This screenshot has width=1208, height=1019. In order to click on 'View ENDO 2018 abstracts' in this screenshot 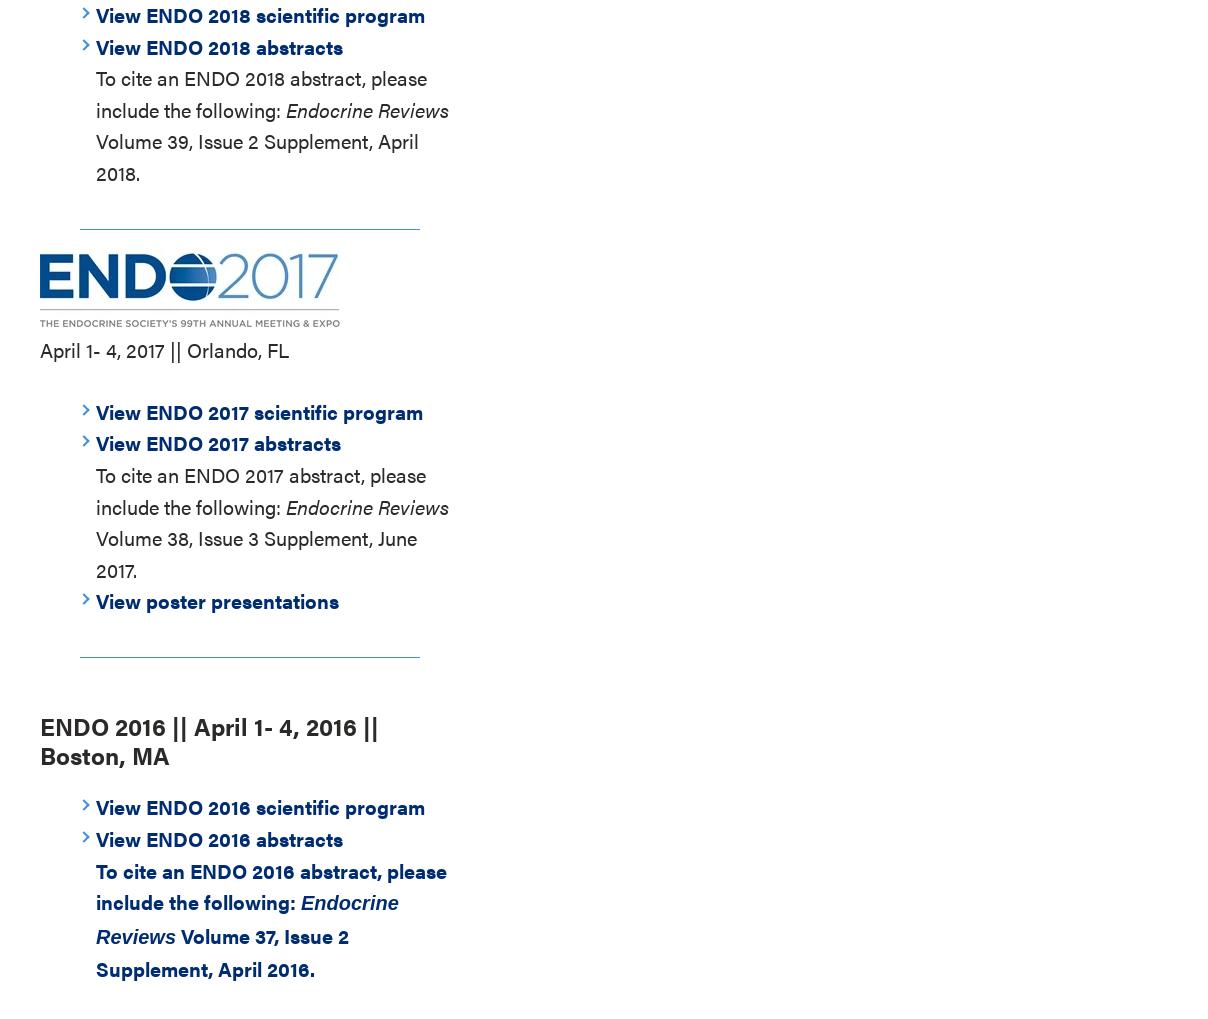, I will do `click(219, 44)`.